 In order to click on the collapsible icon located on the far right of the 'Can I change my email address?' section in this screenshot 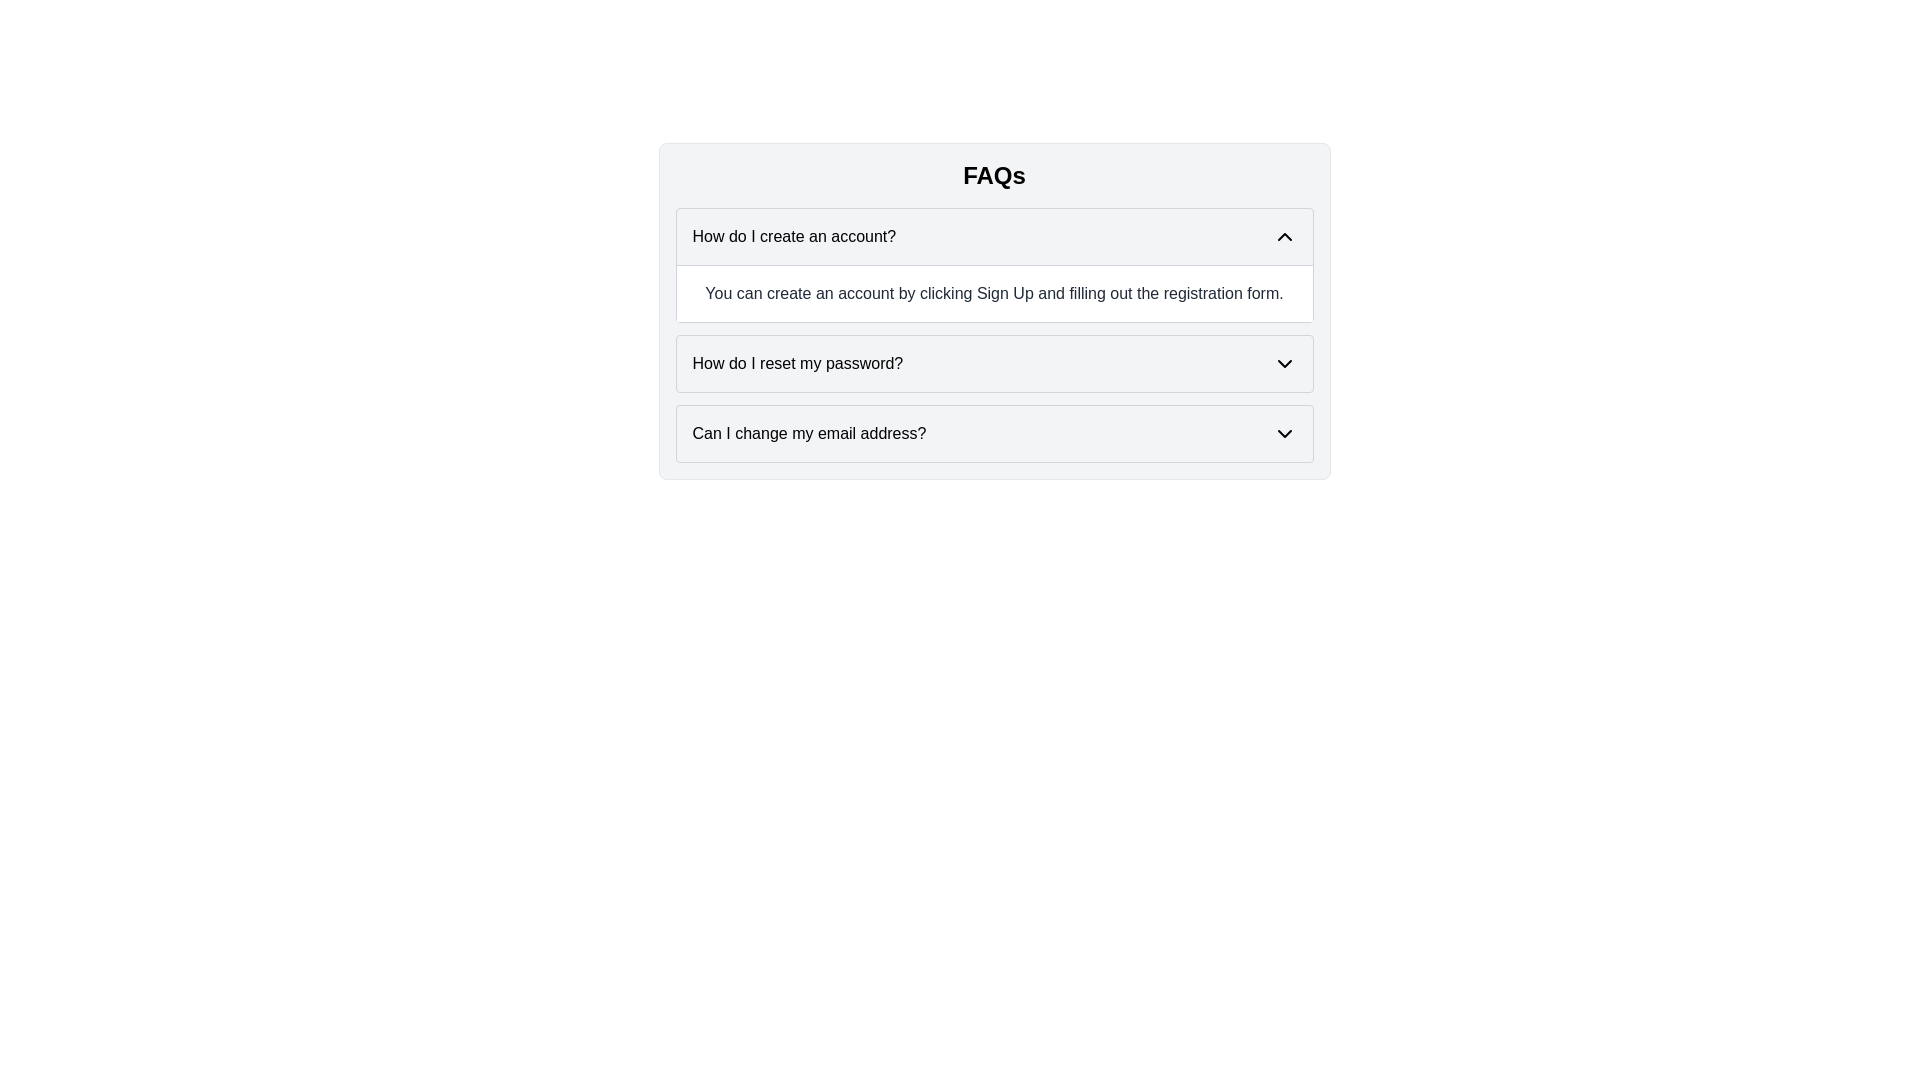, I will do `click(1284, 433)`.